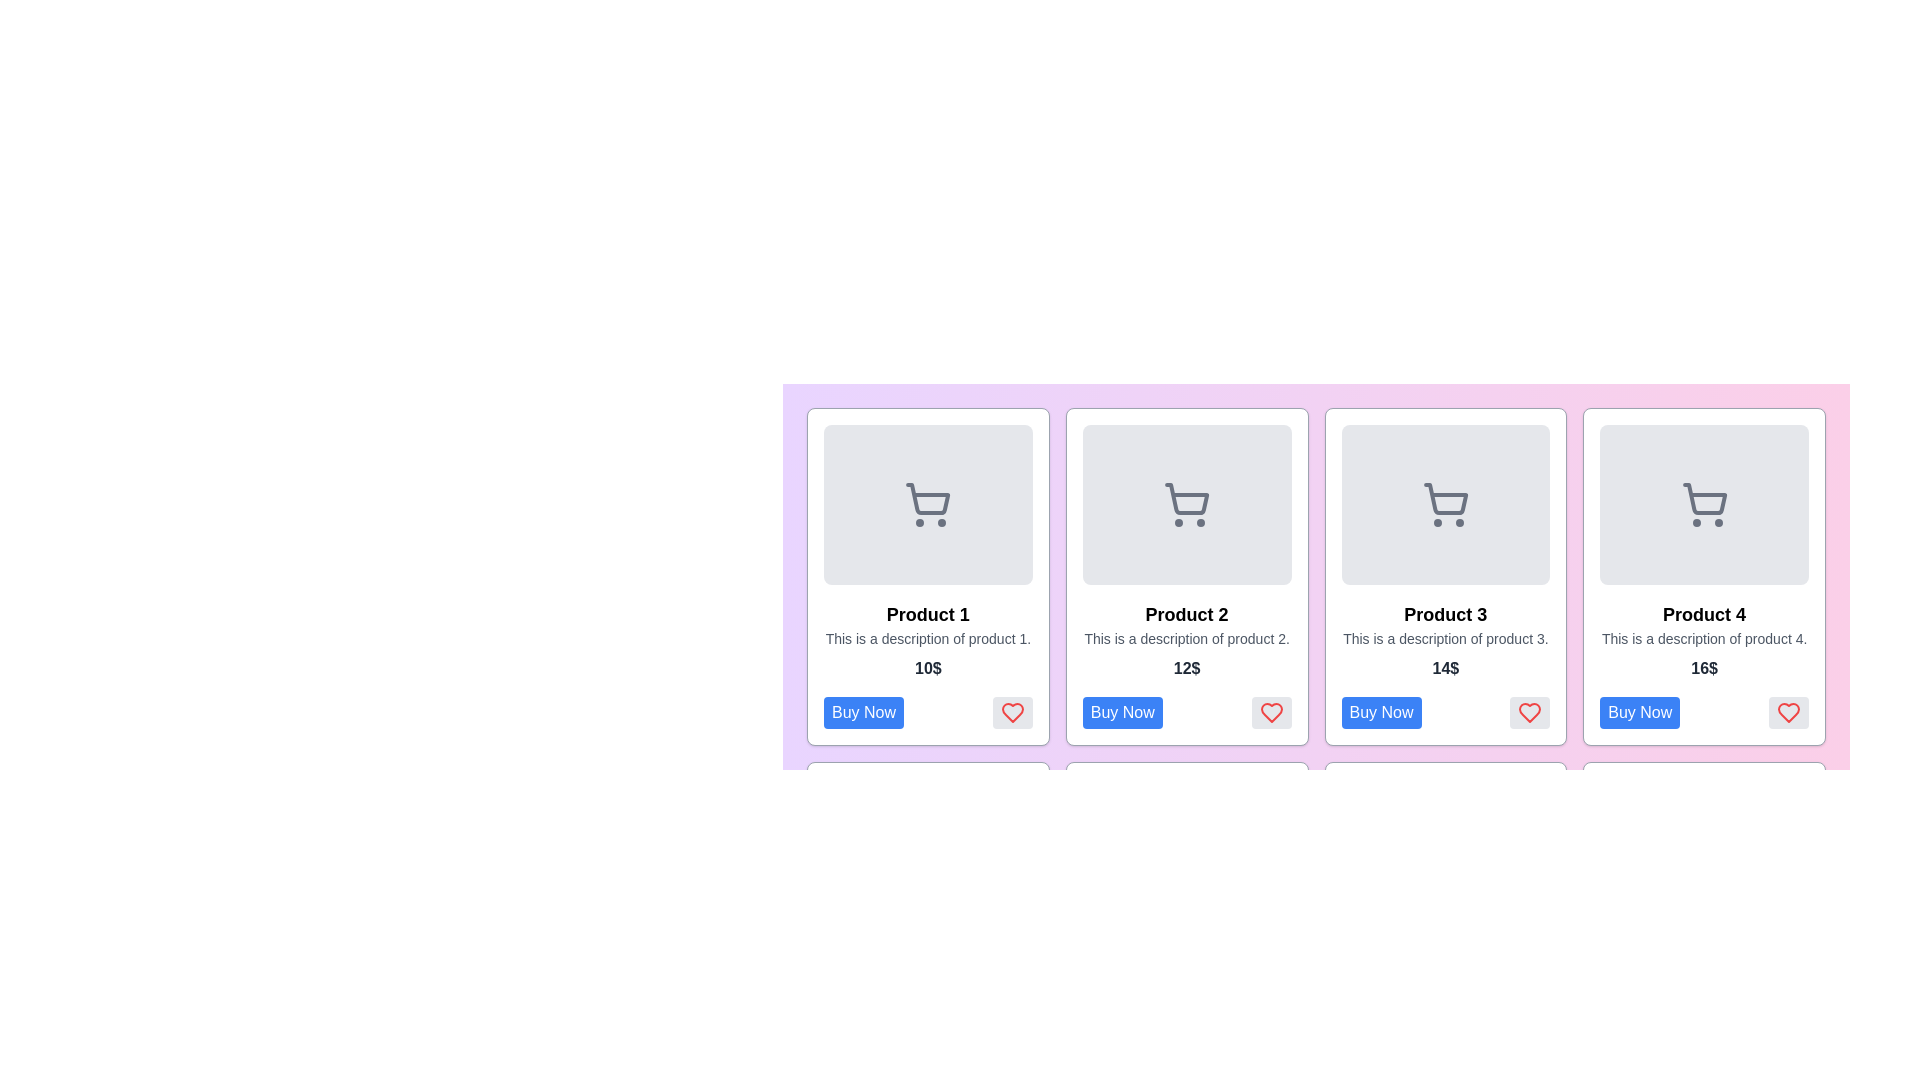 The height and width of the screenshot is (1080, 1920). What do you see at coordinates (927, 504) in the screenshot?
I see `the shopping cart icon, which is a simplistic, line-based design in gray color, located at the top of the first product display in a grid layout` at bounding box center [927, 504].